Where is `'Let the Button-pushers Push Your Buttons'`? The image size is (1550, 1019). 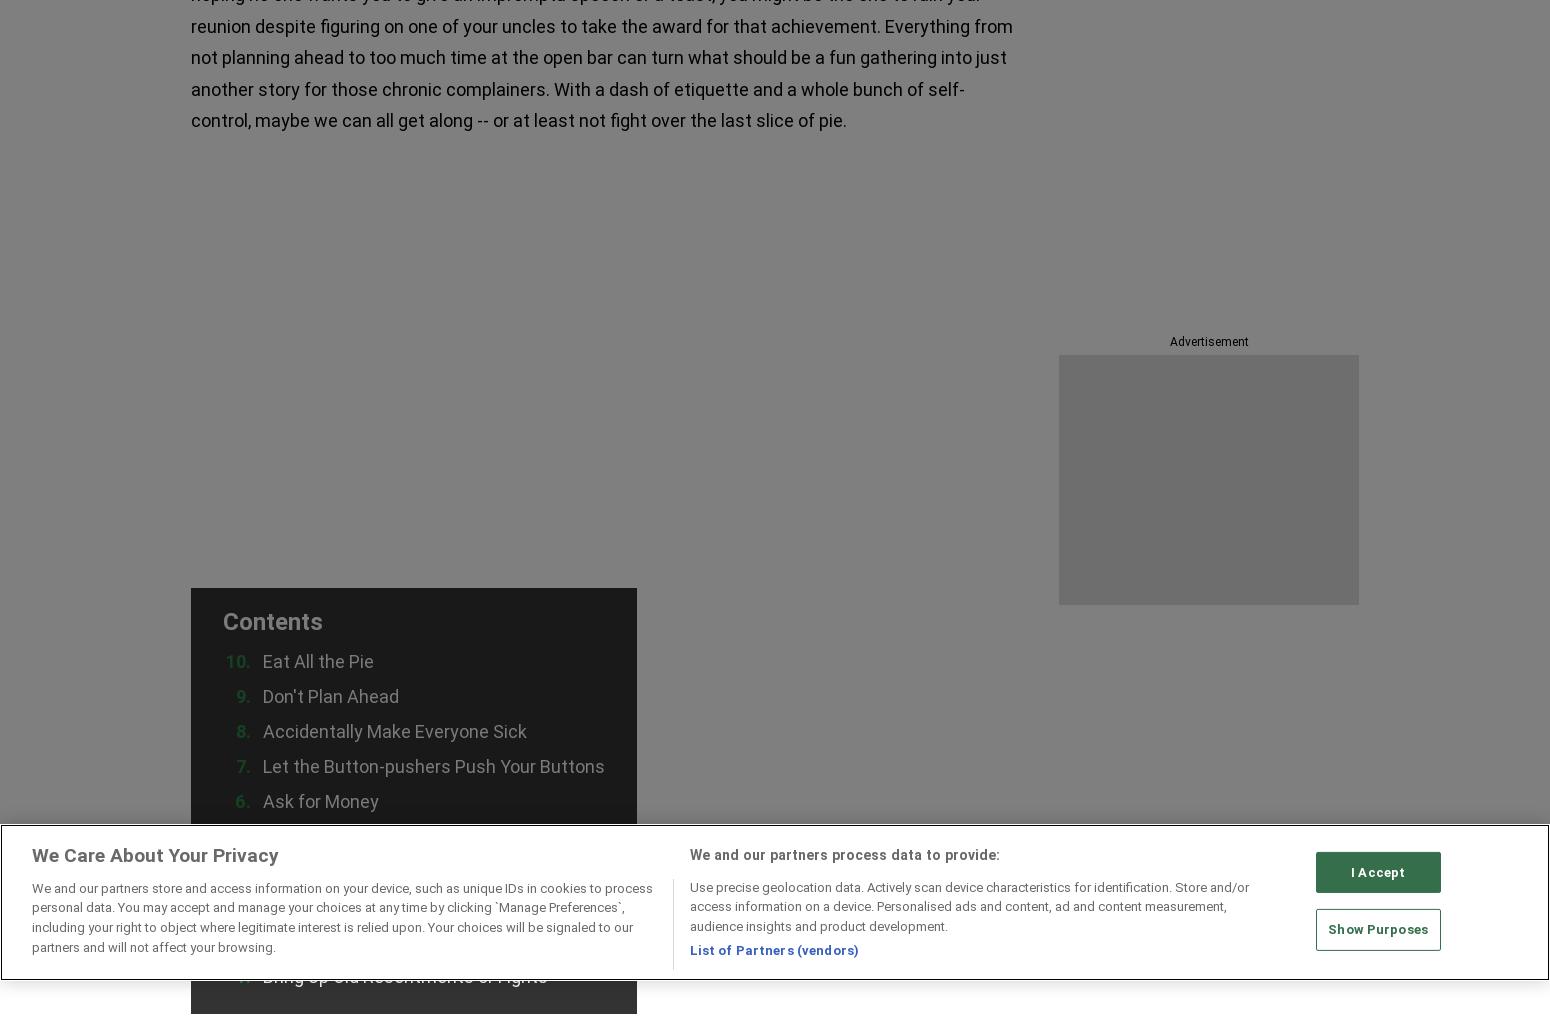
'Let the Button-pushers Push Your Buttons' is located at coordinates (263, 764).